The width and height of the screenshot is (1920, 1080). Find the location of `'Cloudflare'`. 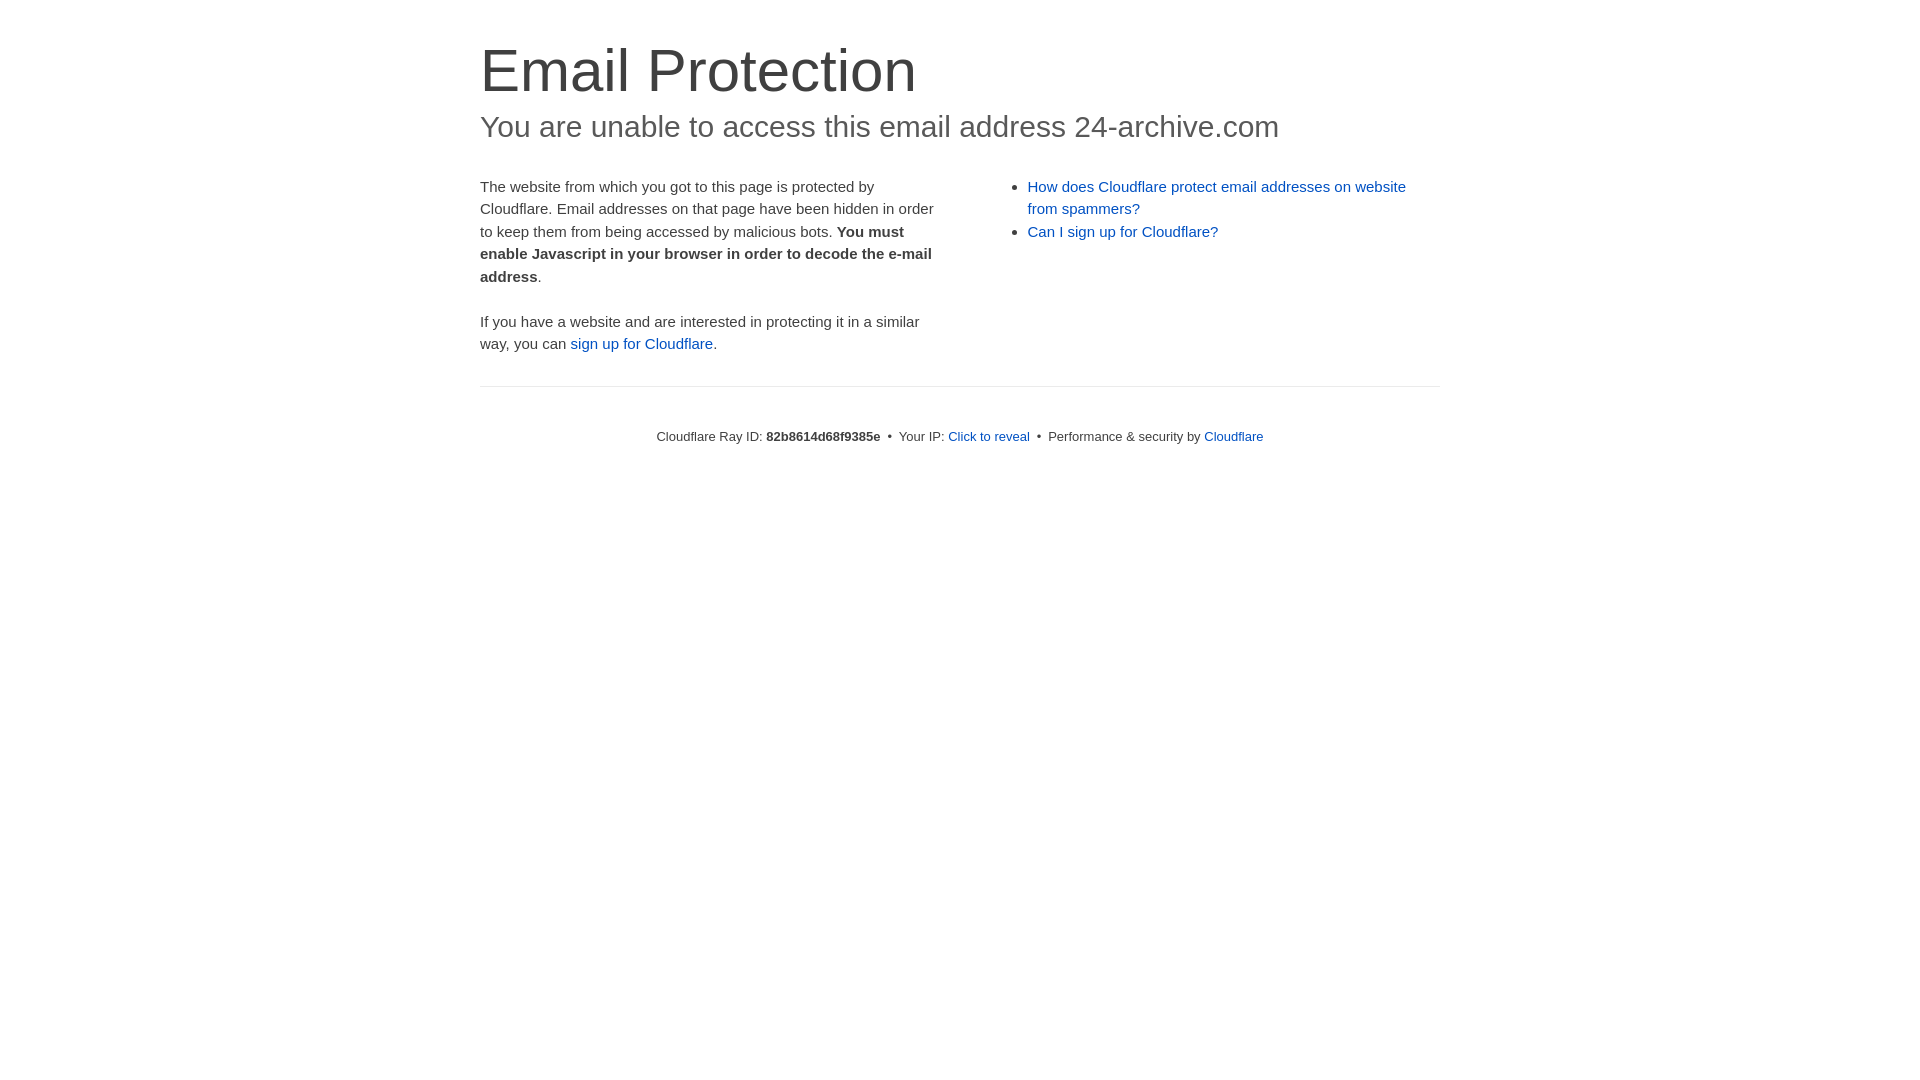

'Cloudflare' is located at coordinates (1232, 435).